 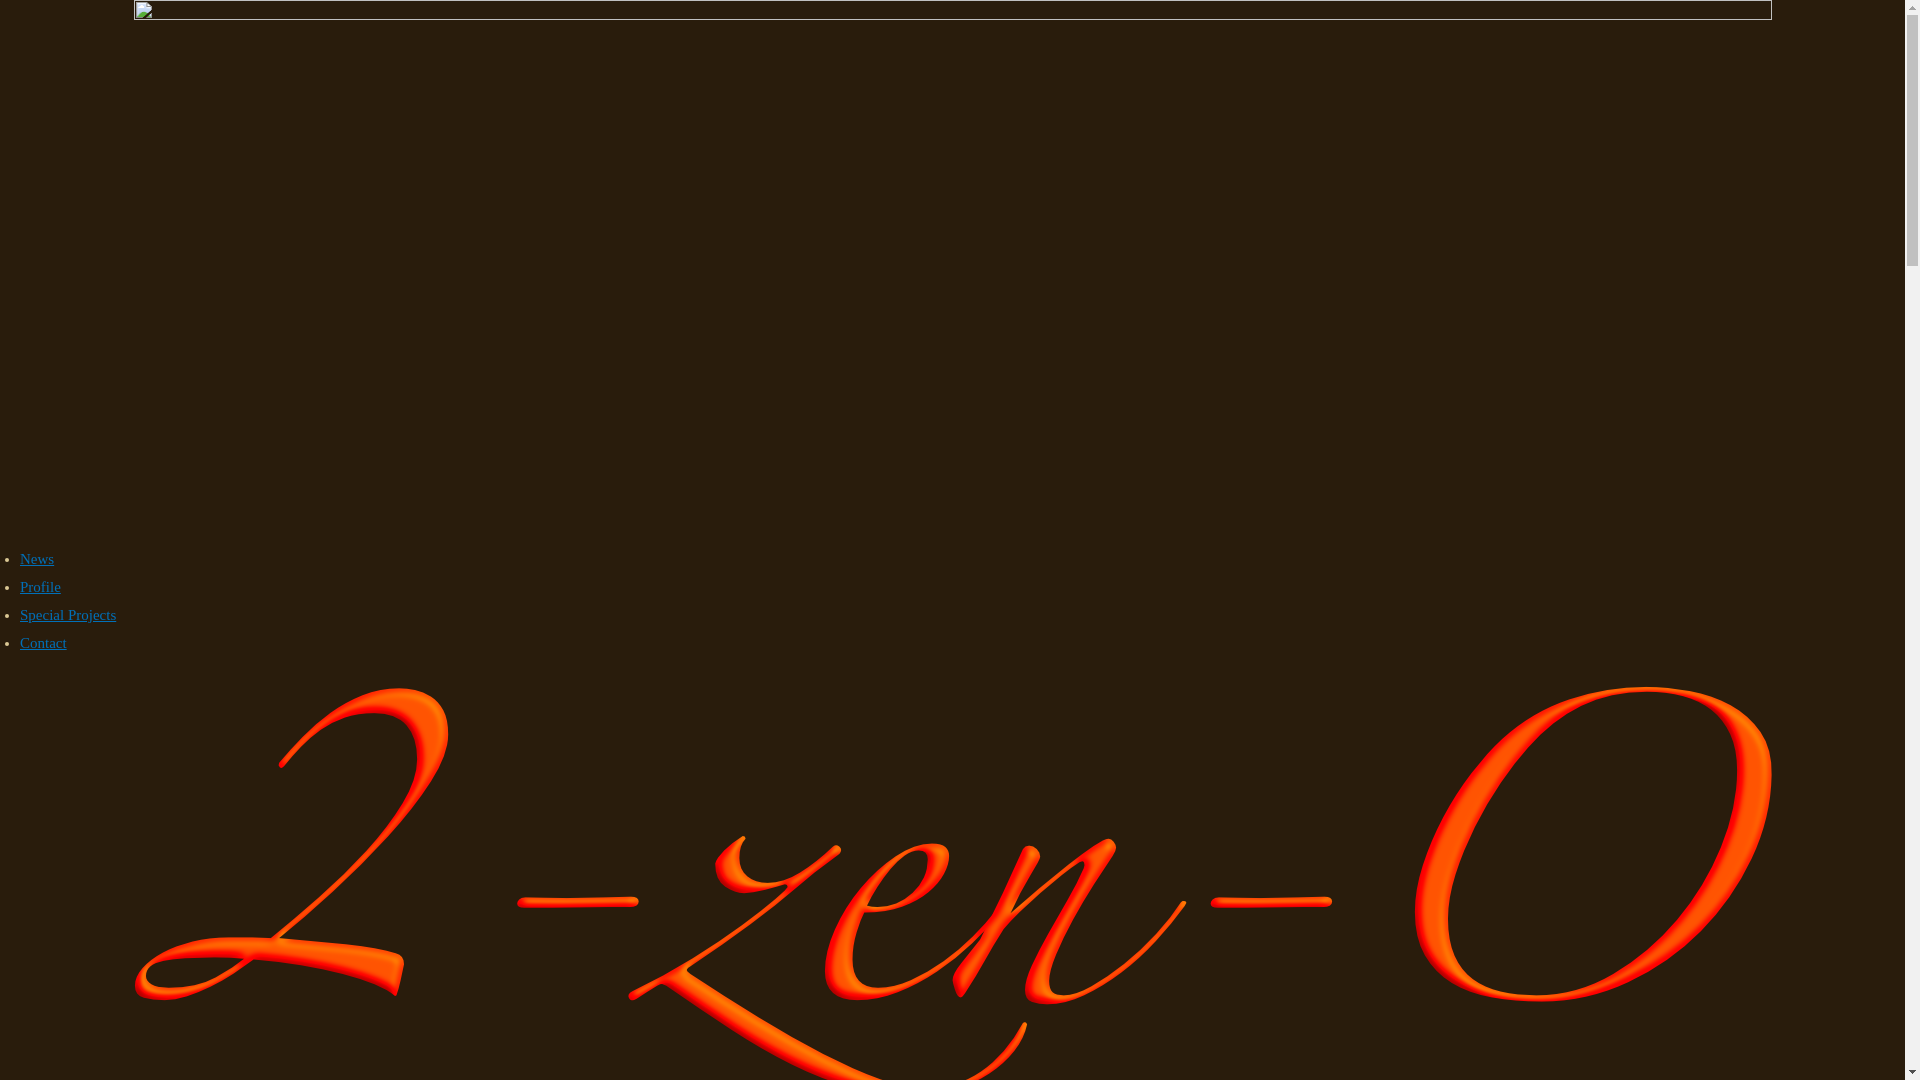 What do you see at coordinates (67, 613) in the screenshot?
I see `'Special Projects'` at bounding box center [67, 613].